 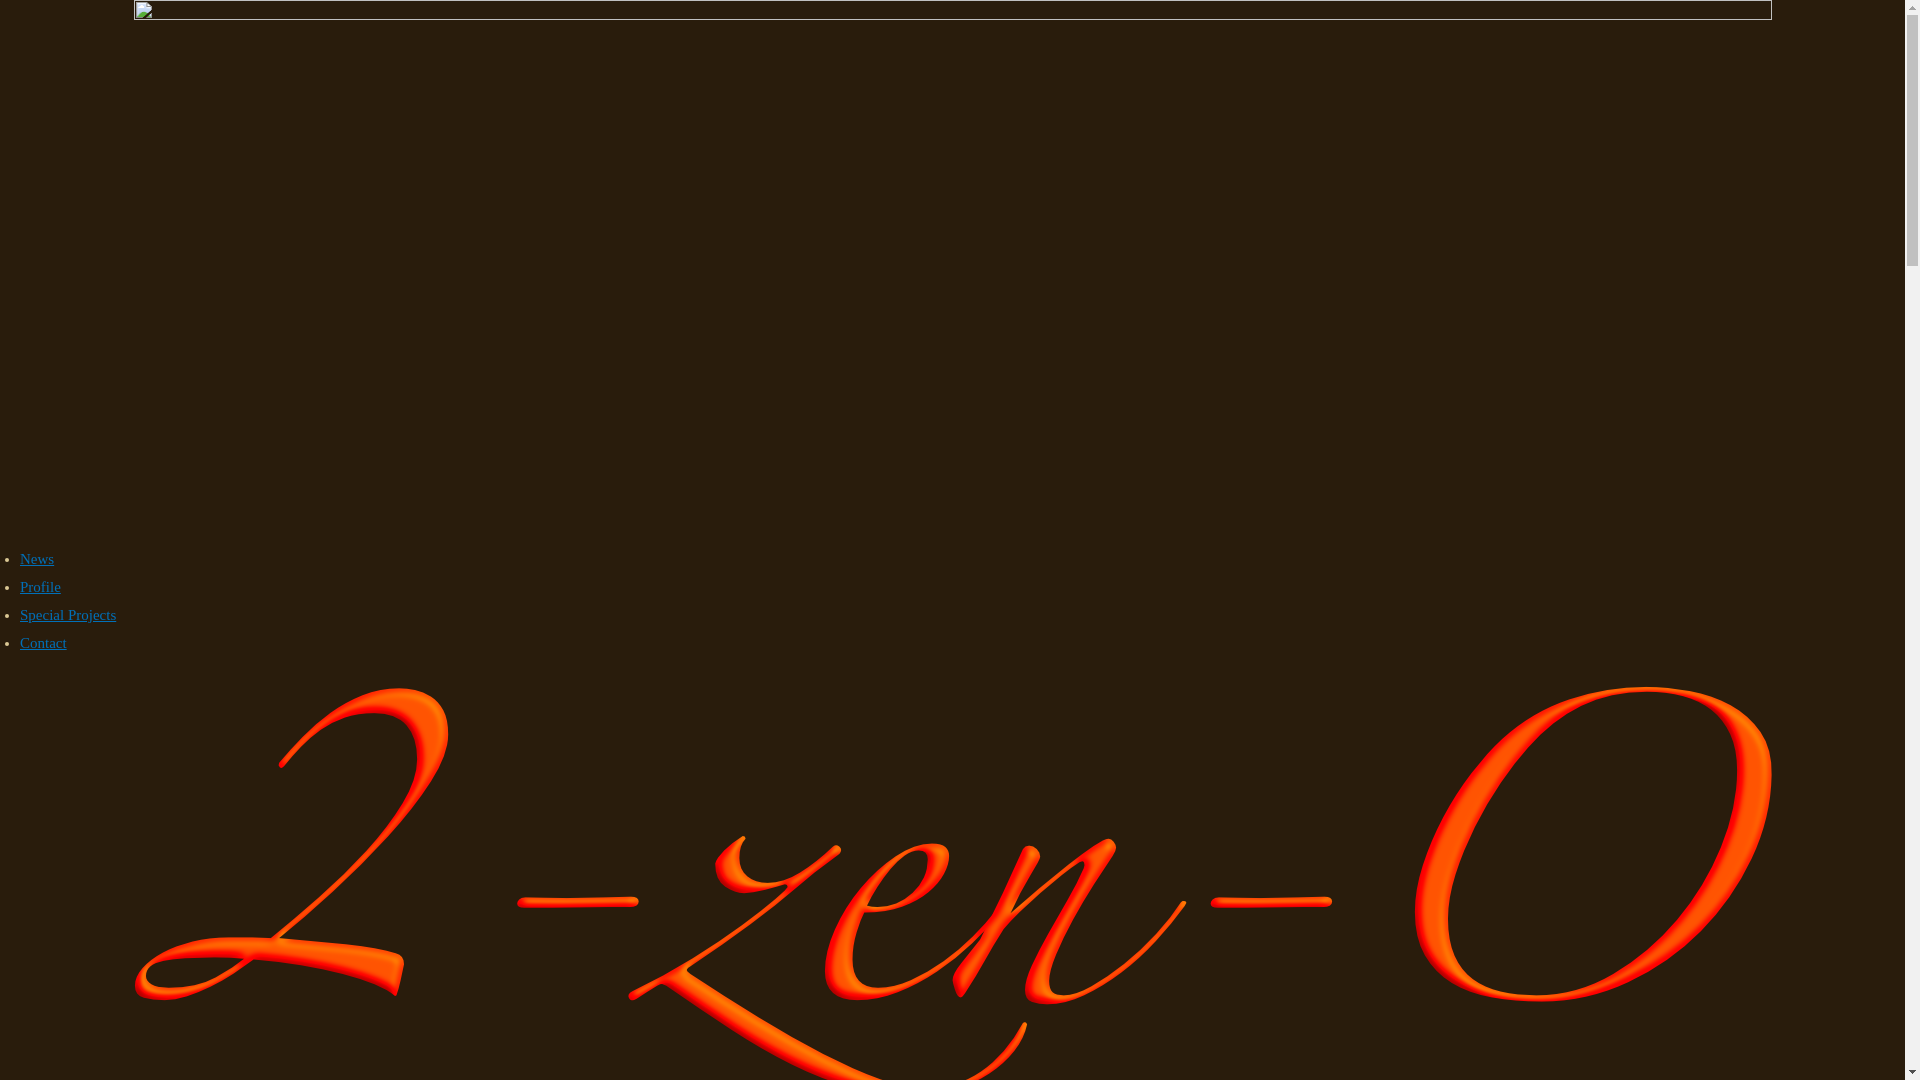 What do you see at coordinates (67, 613) in the screenshot?
I see `'Special Projects'` at bounding box center [67, 613].